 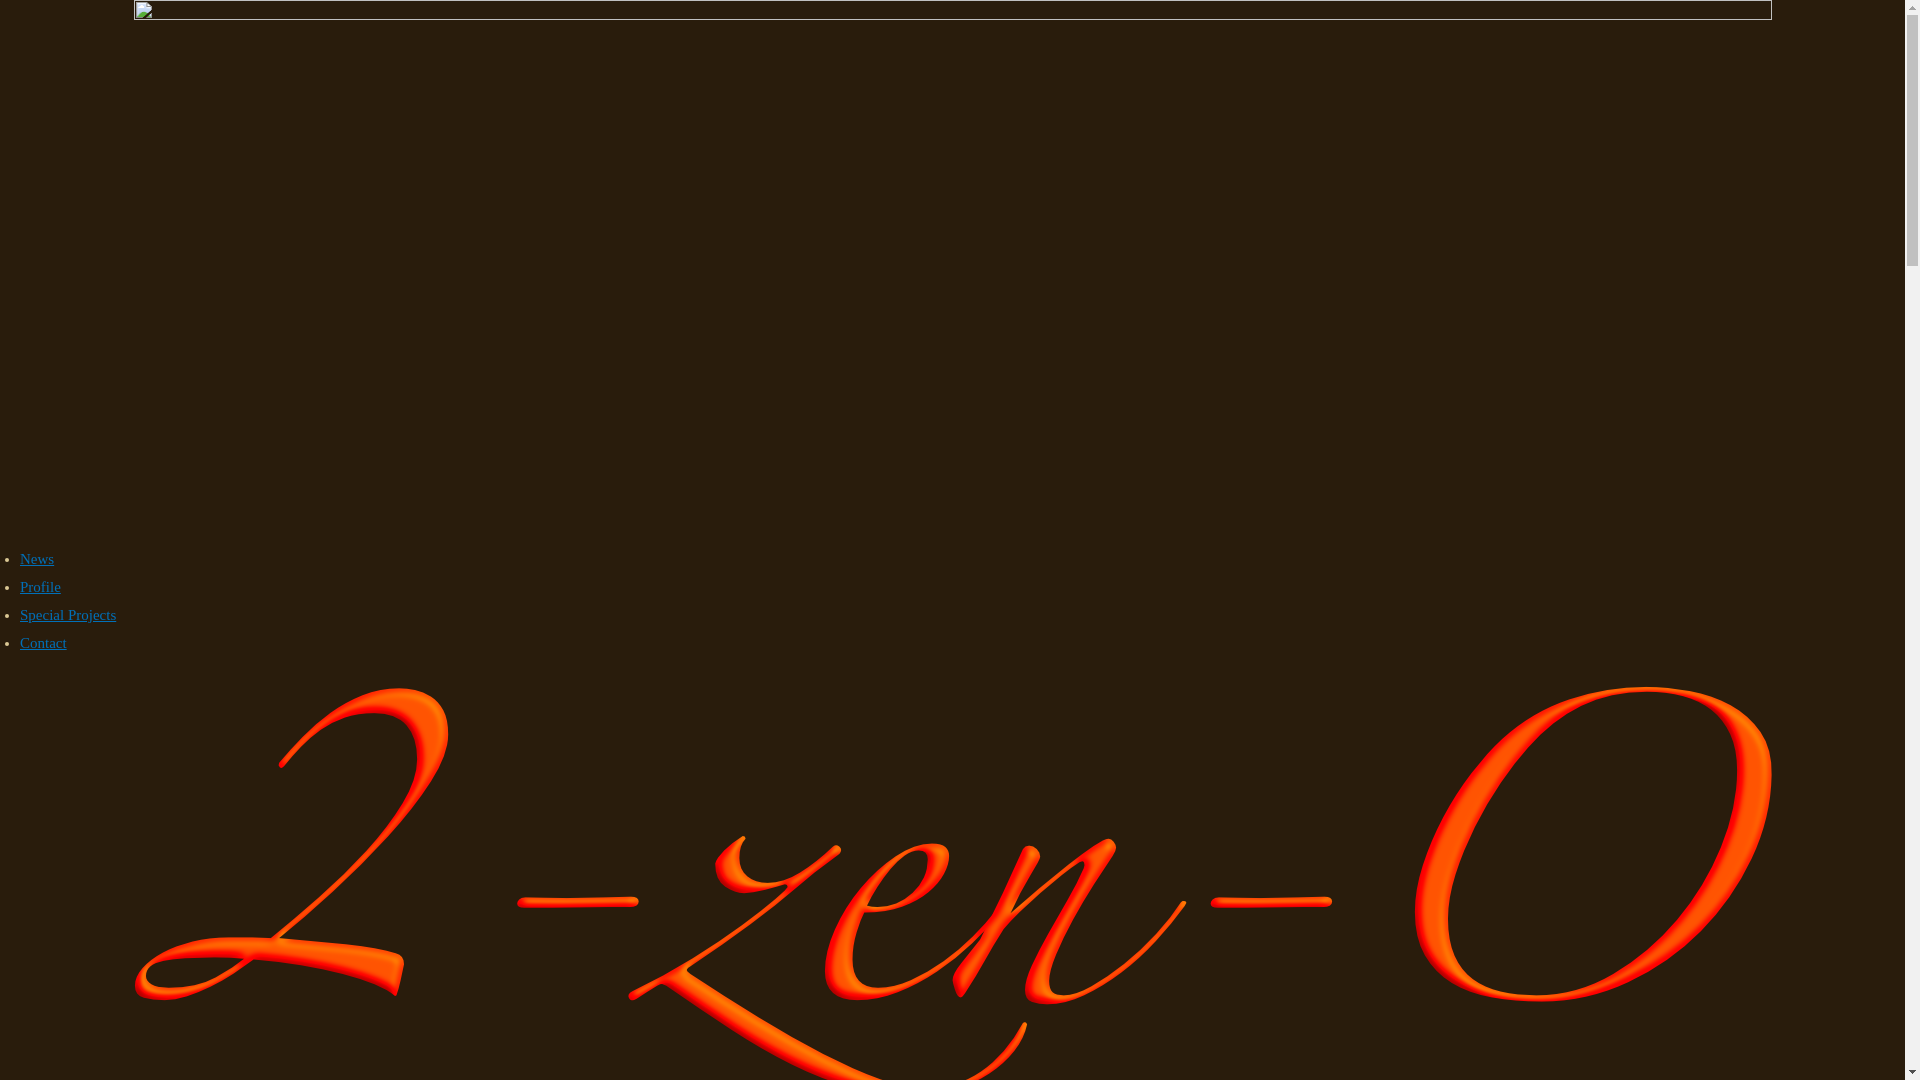 What do you see at coordinates (67, 613) in the screenshot?
I see `'Special Projects'` at bounding box center [67, 613].